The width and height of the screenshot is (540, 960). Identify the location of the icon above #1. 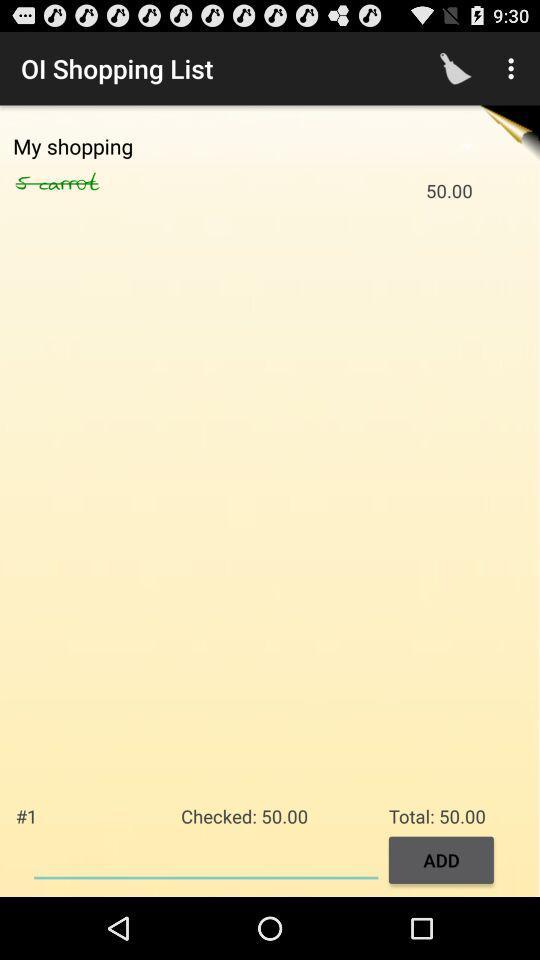
(26, 183).